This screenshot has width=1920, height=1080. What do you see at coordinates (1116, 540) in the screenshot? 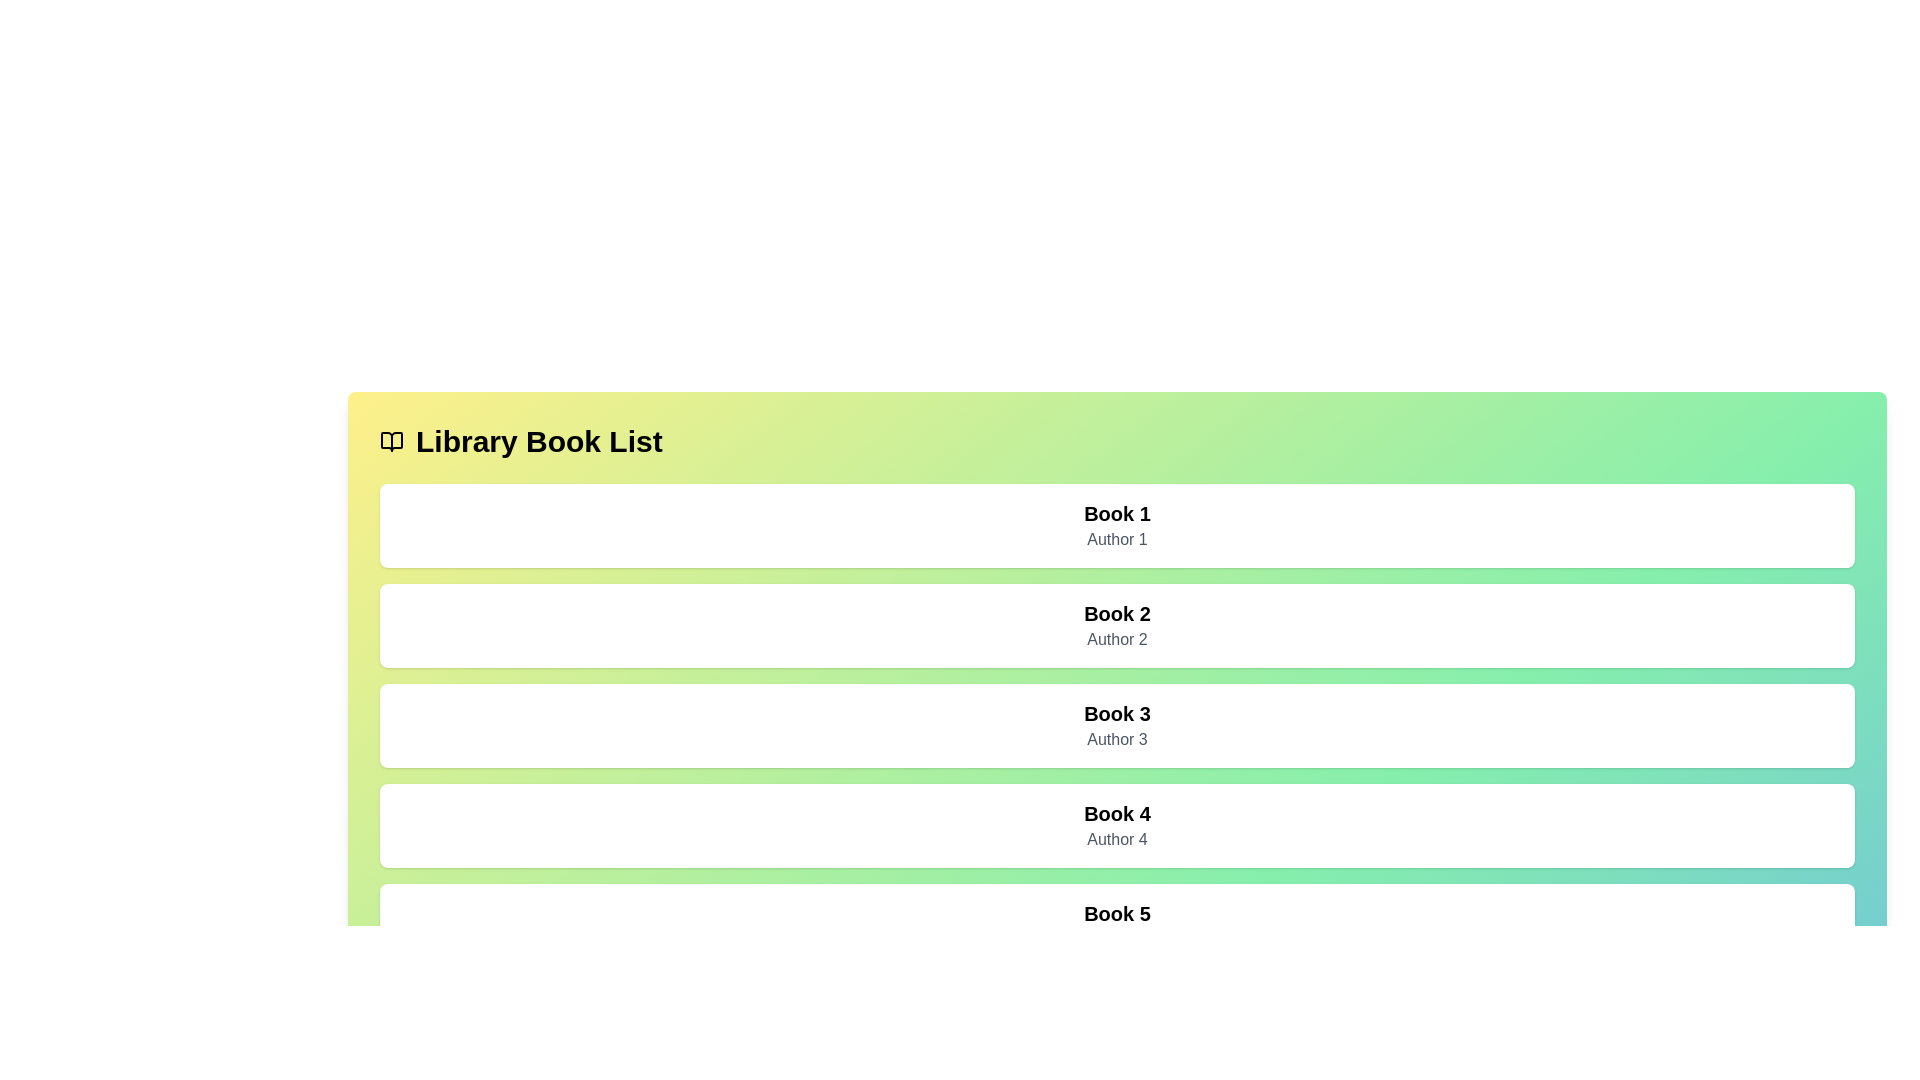
I see `the text label indicating the author of 'Book 1', which is positioned directly below the book title in the first entry of the book list` at bounding box center [1116, 540].